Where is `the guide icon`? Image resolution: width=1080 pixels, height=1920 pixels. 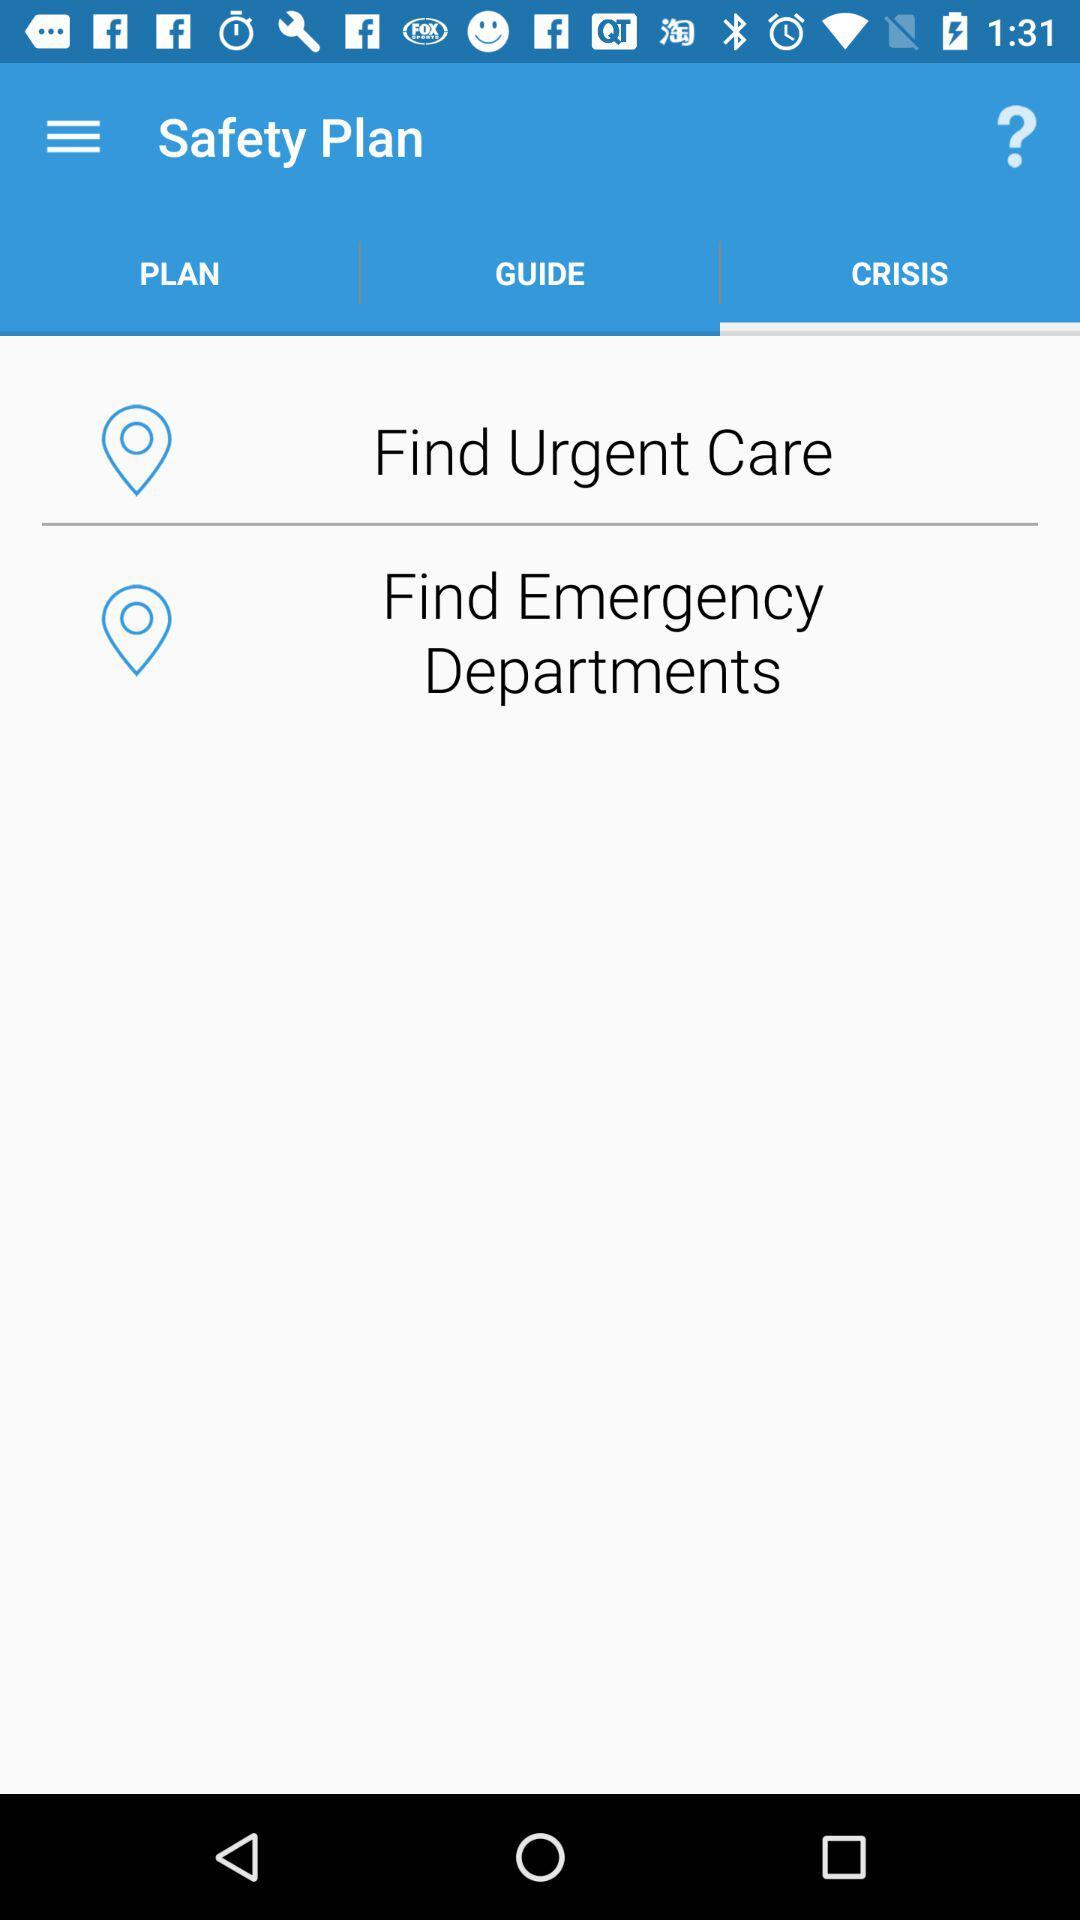
the guide icon is located at coordinates (540, 272).